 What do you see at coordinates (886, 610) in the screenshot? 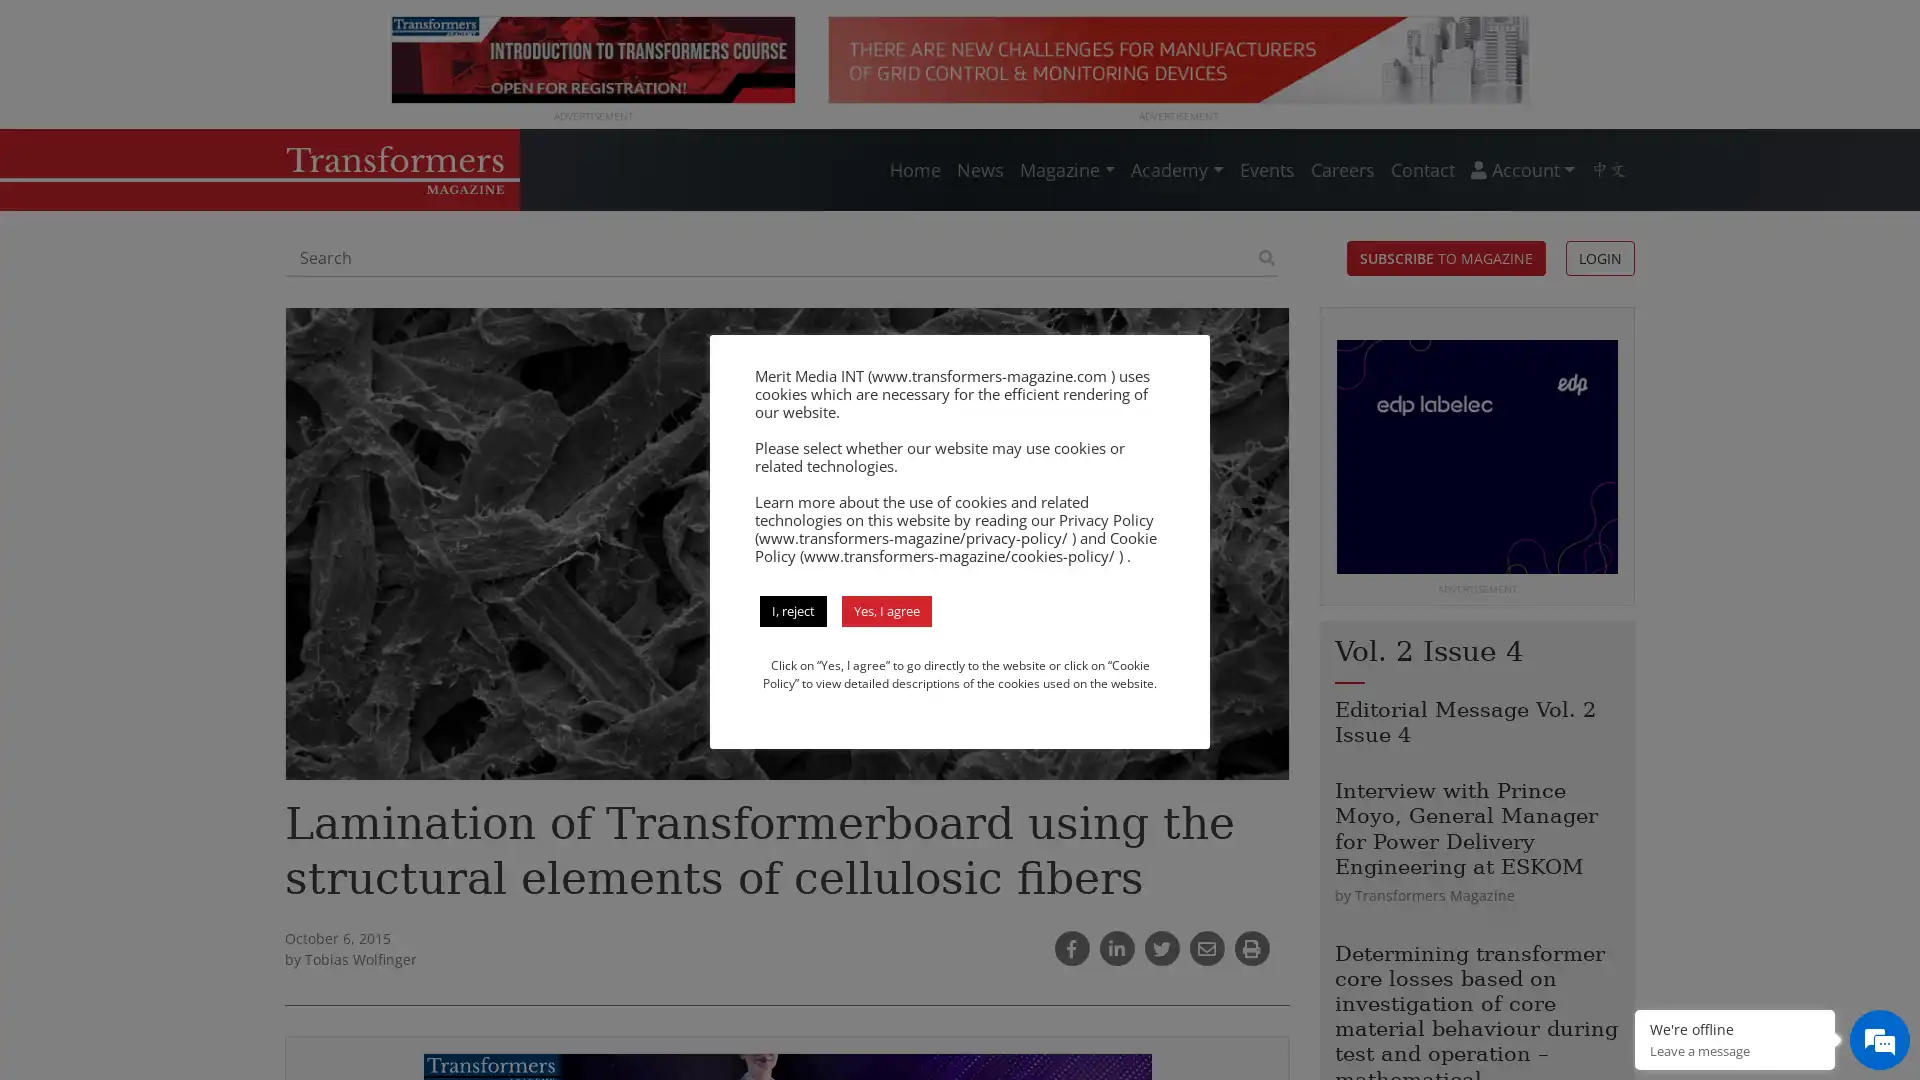
I see `Yes, I agree` at bounding box center [886, 610].